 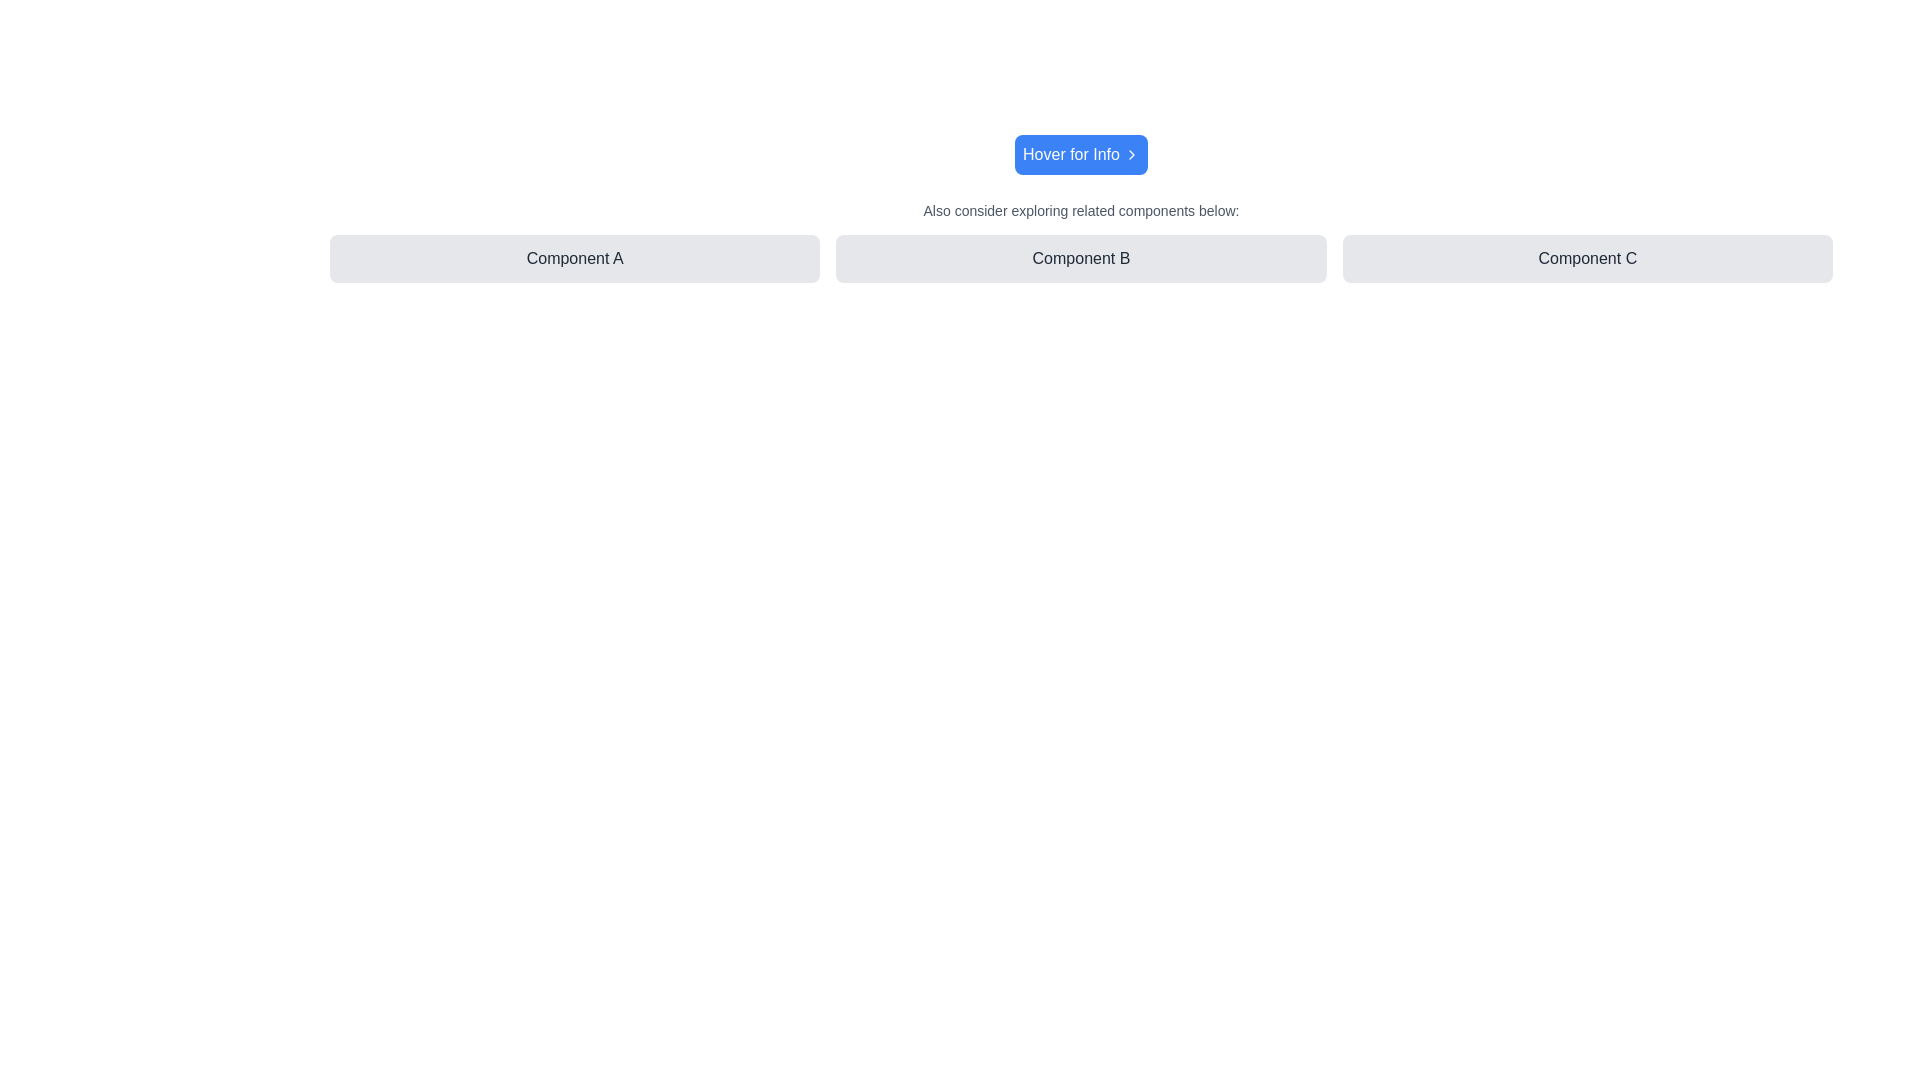 I want to click on the first button in a horizontally aligned group of three buttons, so click(x=574, y=257).